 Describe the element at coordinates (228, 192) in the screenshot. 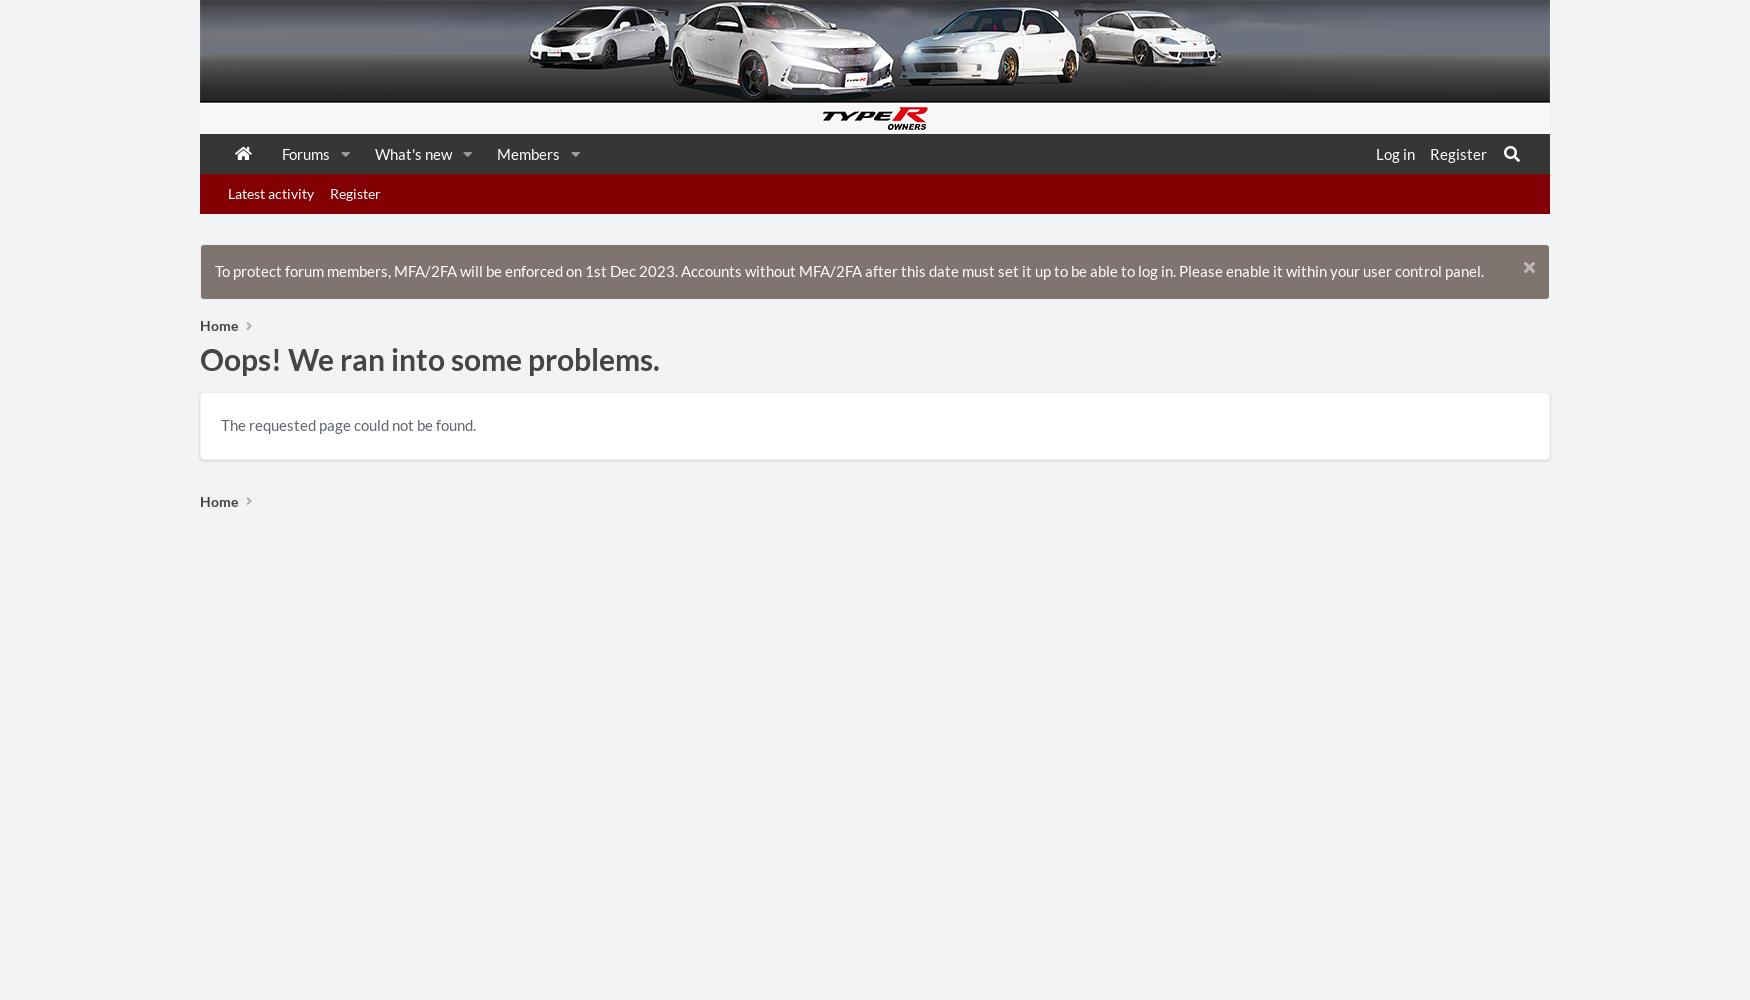

I see `'Latest activity'` at that location.